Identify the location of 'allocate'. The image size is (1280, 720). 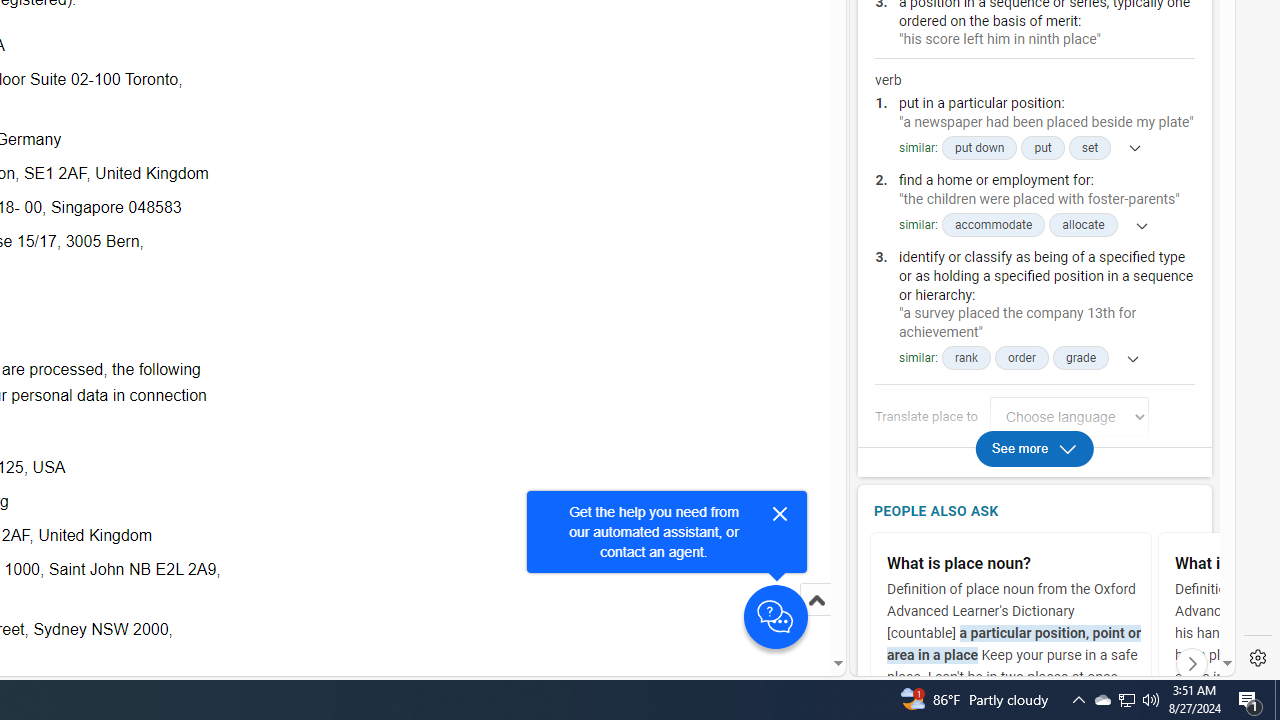
(1082, 225).